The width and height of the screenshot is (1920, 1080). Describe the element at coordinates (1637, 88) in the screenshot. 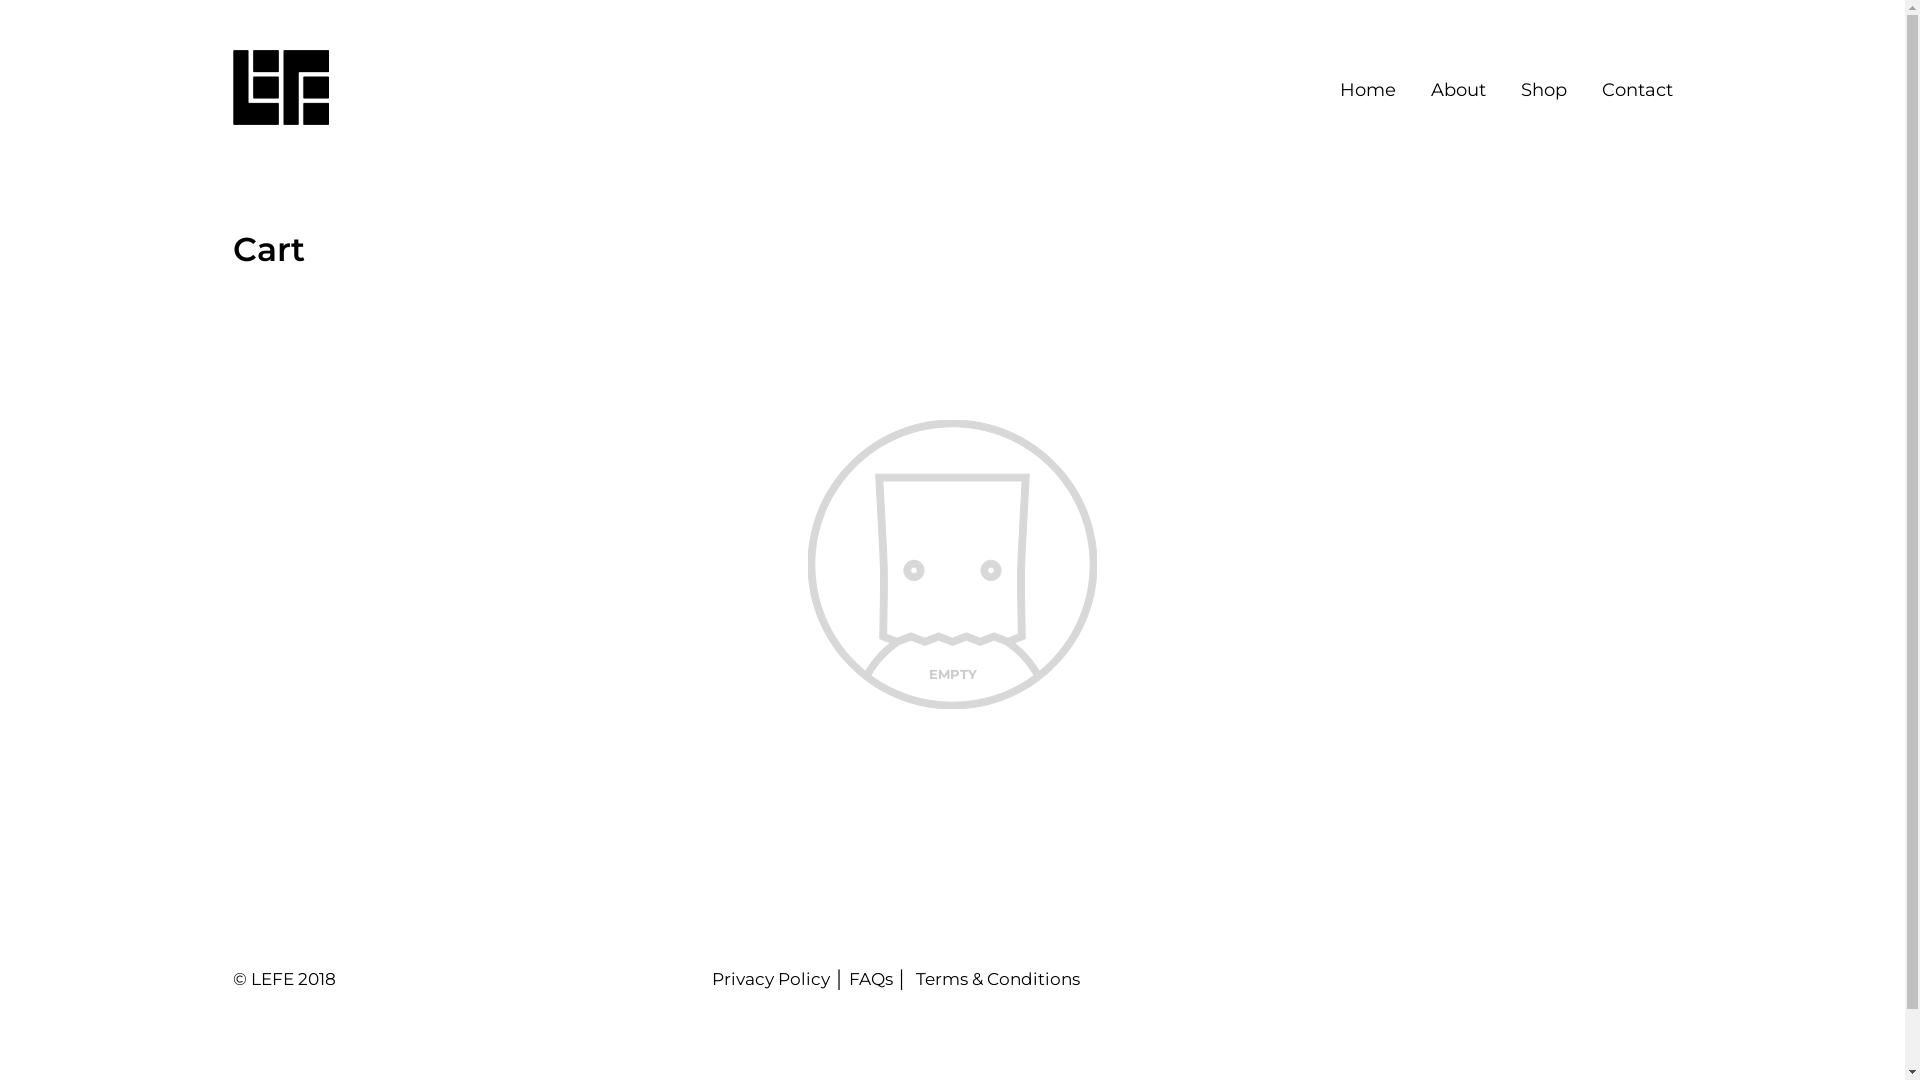

I see `'Contact'` at that location.